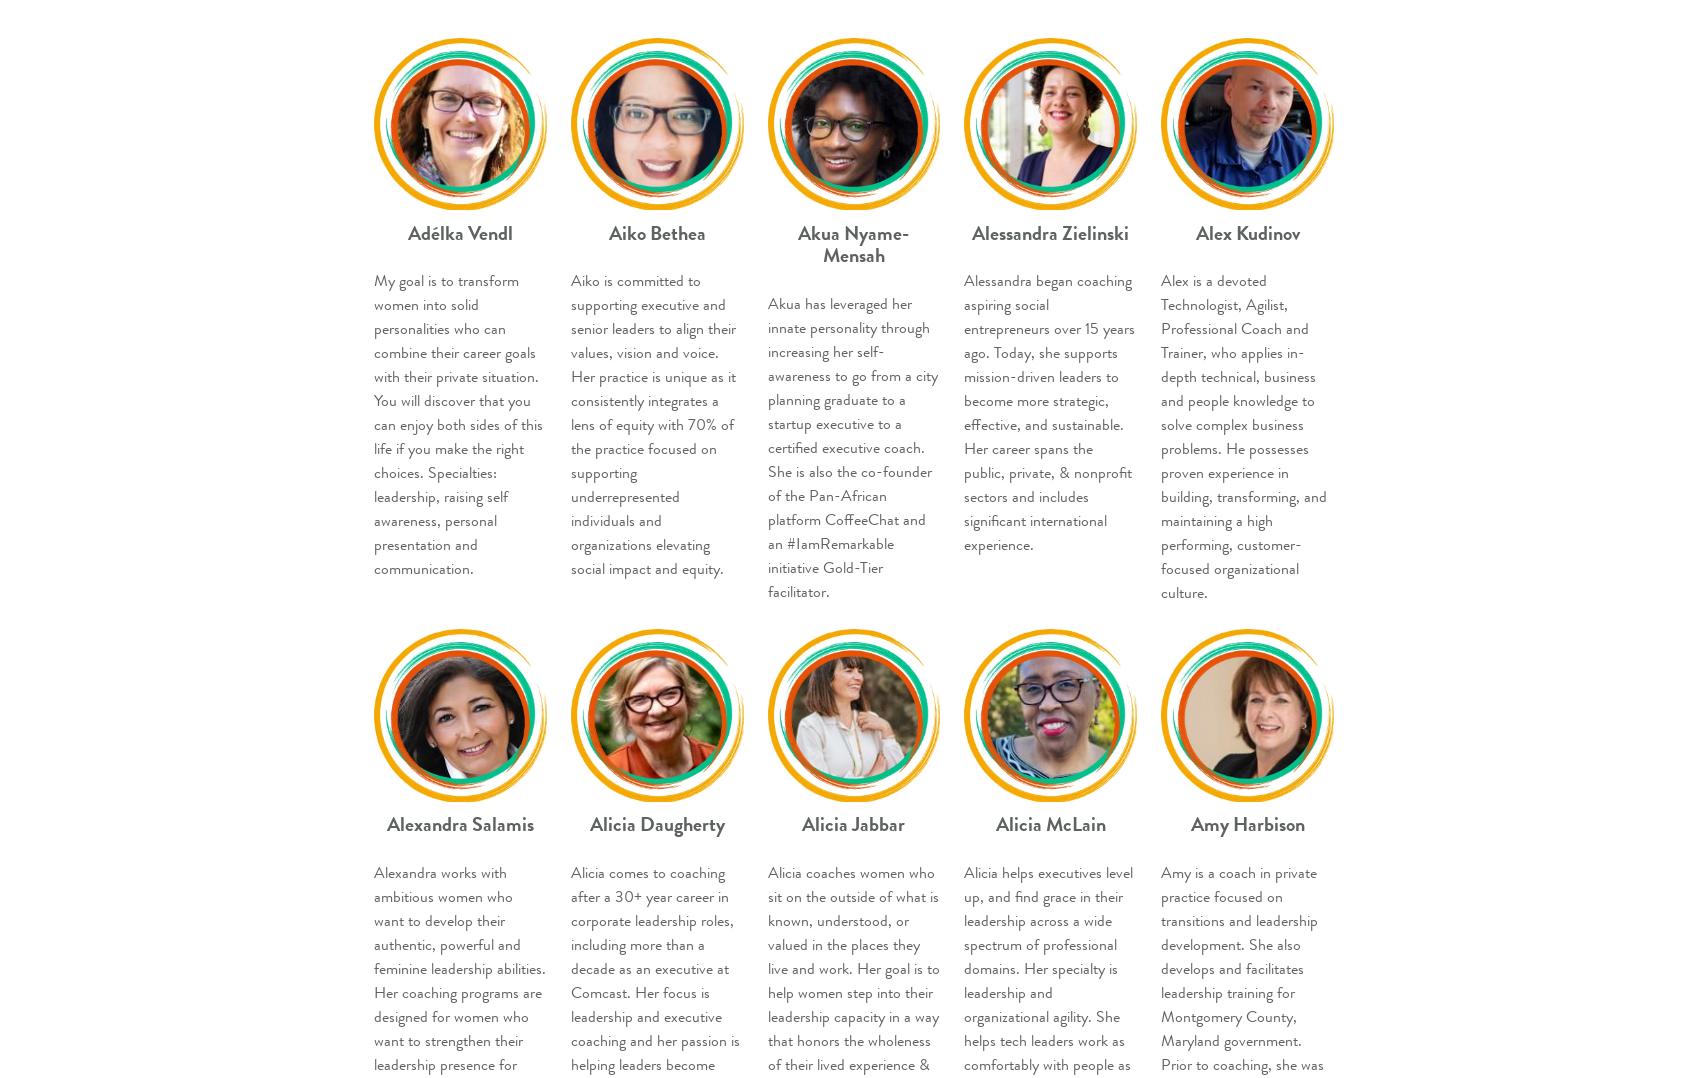  Describe the element at coordinates (656, 824) in the screenshot. I see `'Alicia Daugherty'` at that location.